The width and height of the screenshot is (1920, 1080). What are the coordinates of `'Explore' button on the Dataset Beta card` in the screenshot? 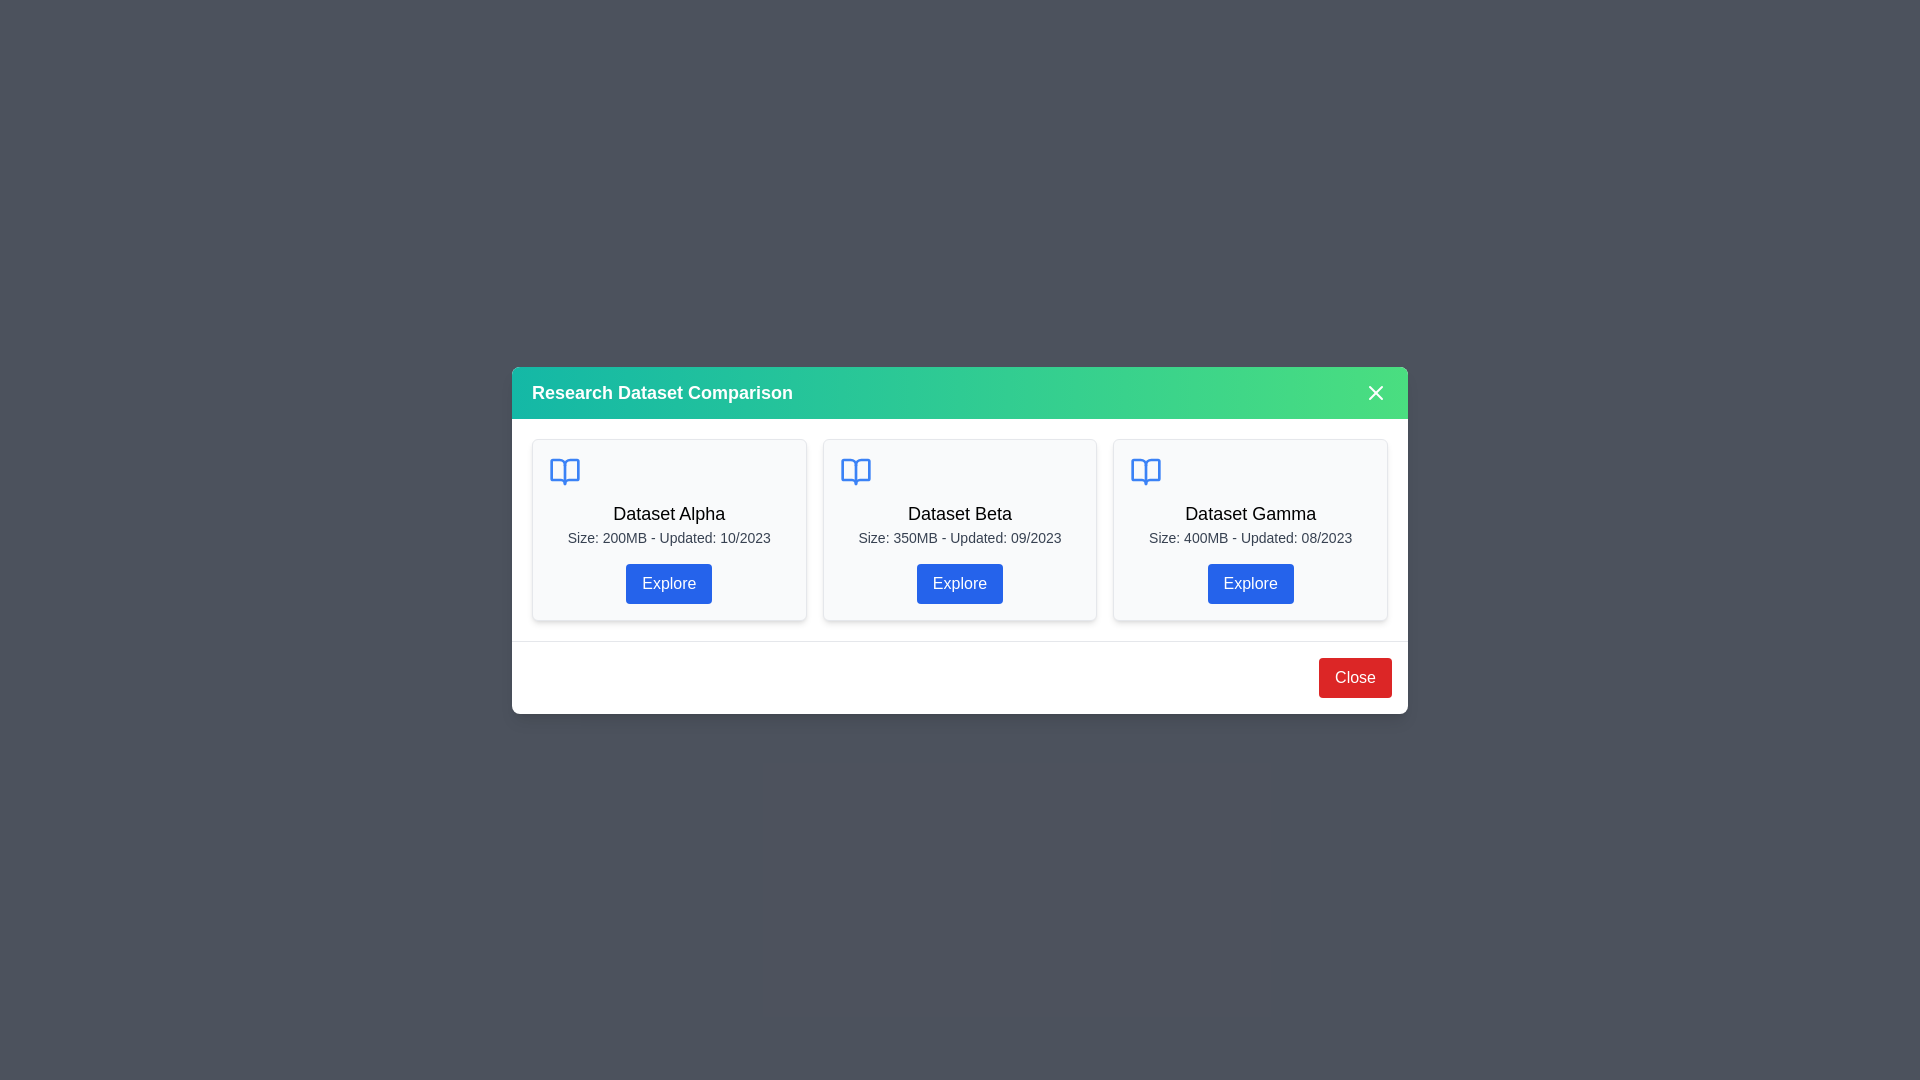 It's located at (960, 583).